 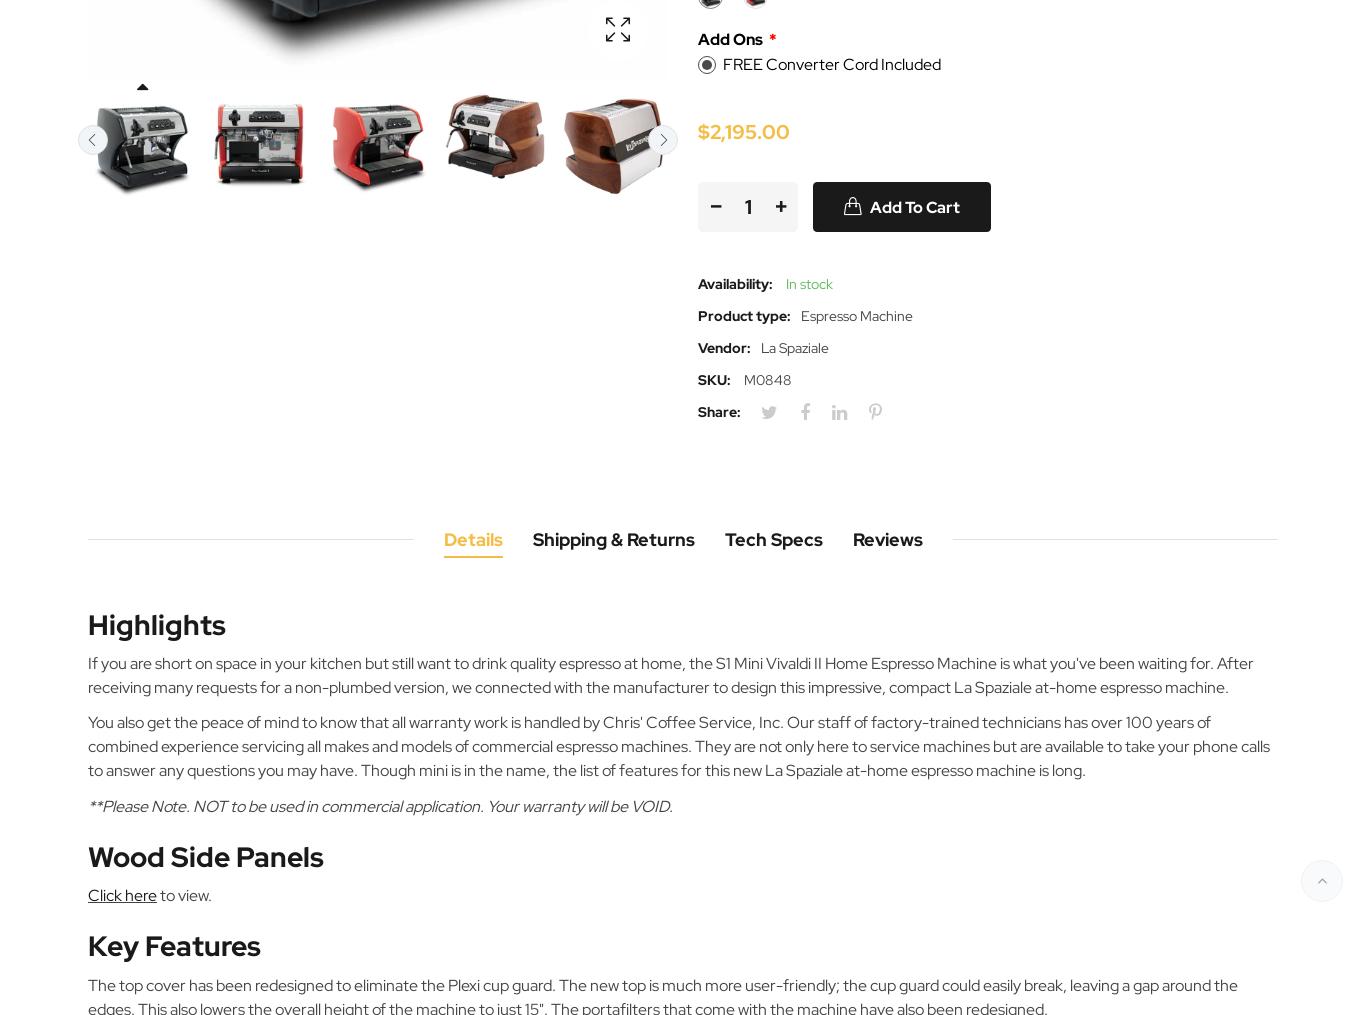 I want to click on 'Highlights', so click(x=155, y=623).